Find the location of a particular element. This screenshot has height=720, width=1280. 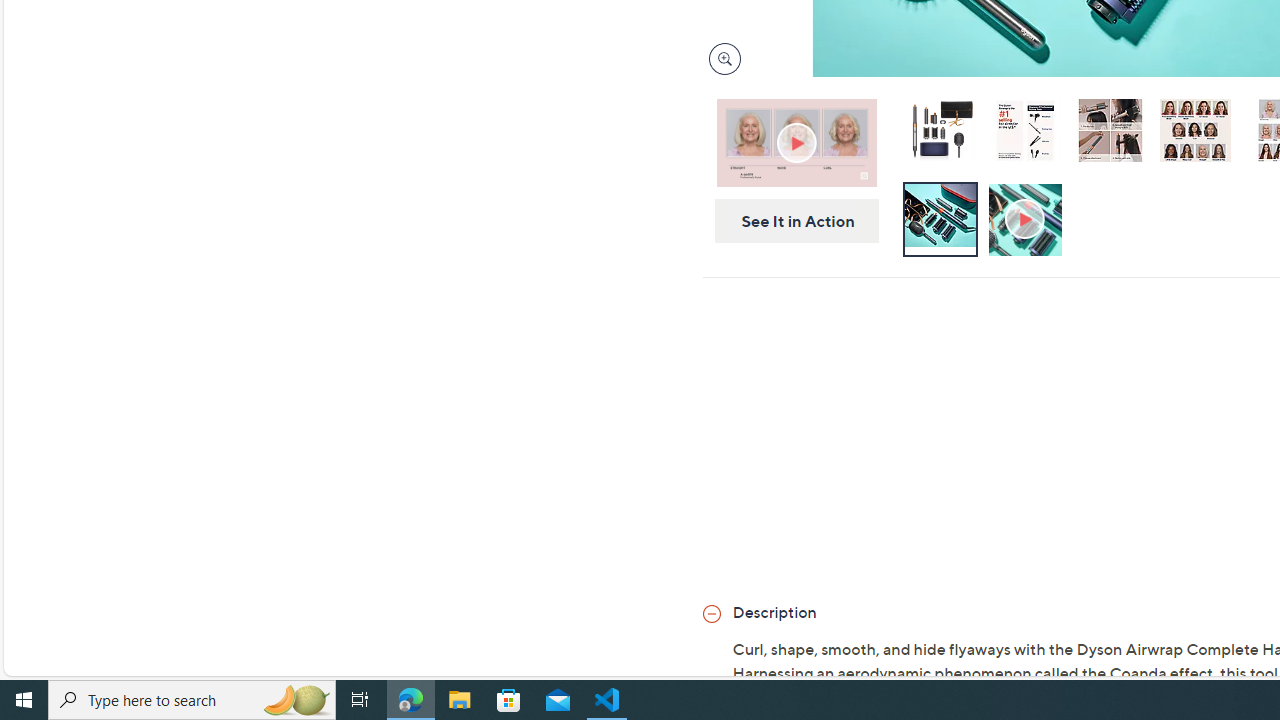

'Task View' is located at coordinates (359, 698).